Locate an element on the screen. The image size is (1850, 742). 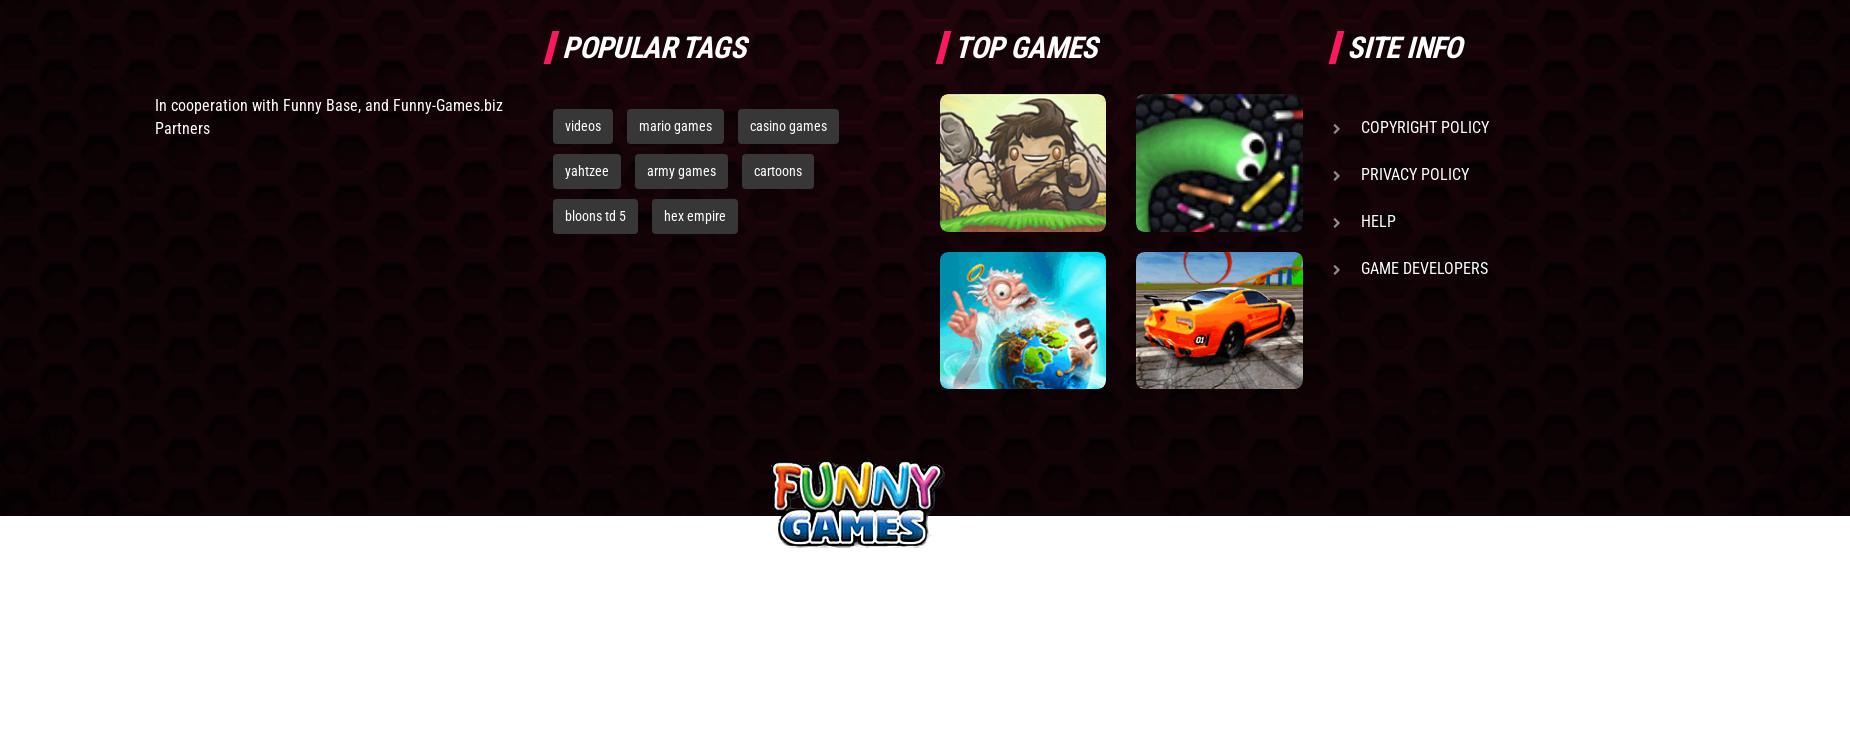
'By viewing or accessing Funny-Games.biz, you expressly agree to the following term and conditions detailed below. Although Funny-Games.biz attempts to ensure that all information contained on this website is error-free, we accept no liability for omissions, and reserve the right to change or alter the content of the site at anytime.
Funny-Games.biz does not make any warranty that the website is free from infection from viruses; nor does any provider of content to the site or their respective agents make any warranty as to the results to be obtained from use of the site.' is located at coordinates (545, 677).